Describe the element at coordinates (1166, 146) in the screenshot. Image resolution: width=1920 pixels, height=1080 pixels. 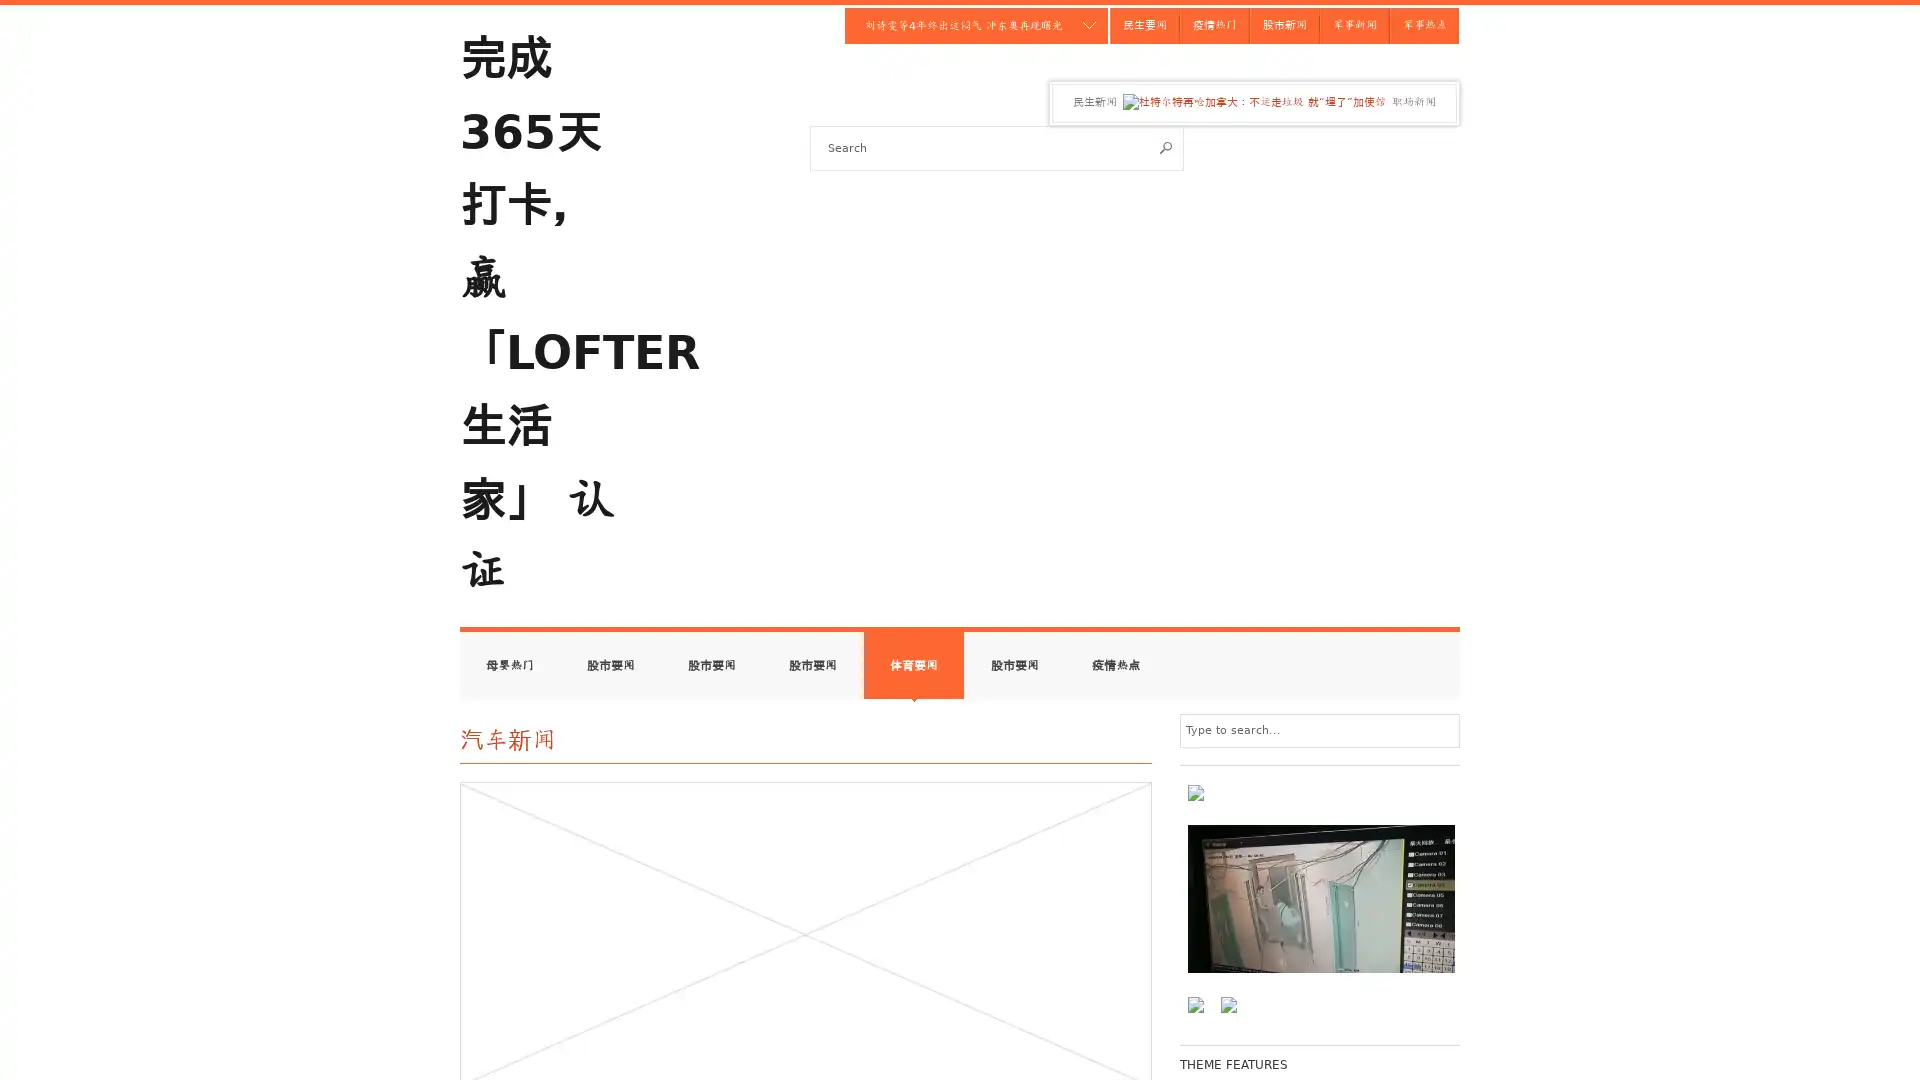
I see `Search` at that location.